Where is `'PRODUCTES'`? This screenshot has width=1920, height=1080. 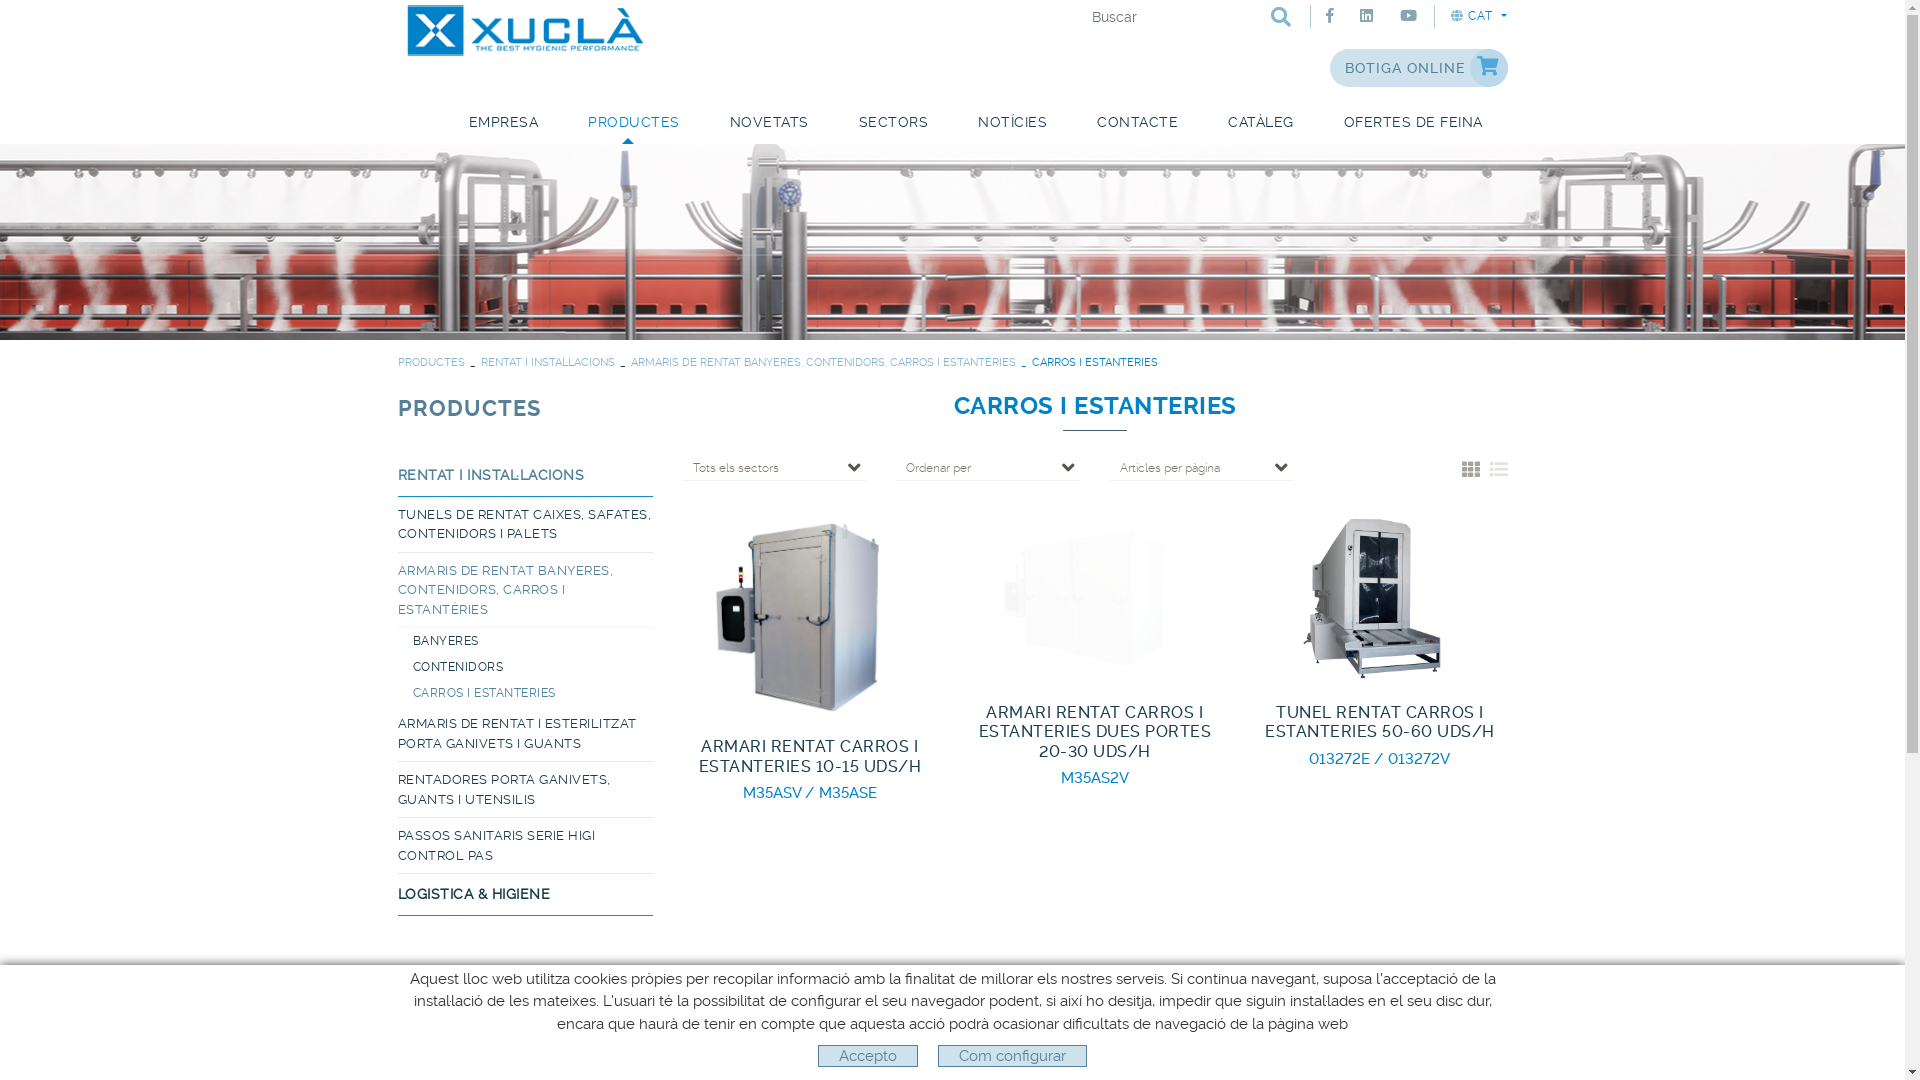
'PRODUCTES' is located at coordinates (430, 362).